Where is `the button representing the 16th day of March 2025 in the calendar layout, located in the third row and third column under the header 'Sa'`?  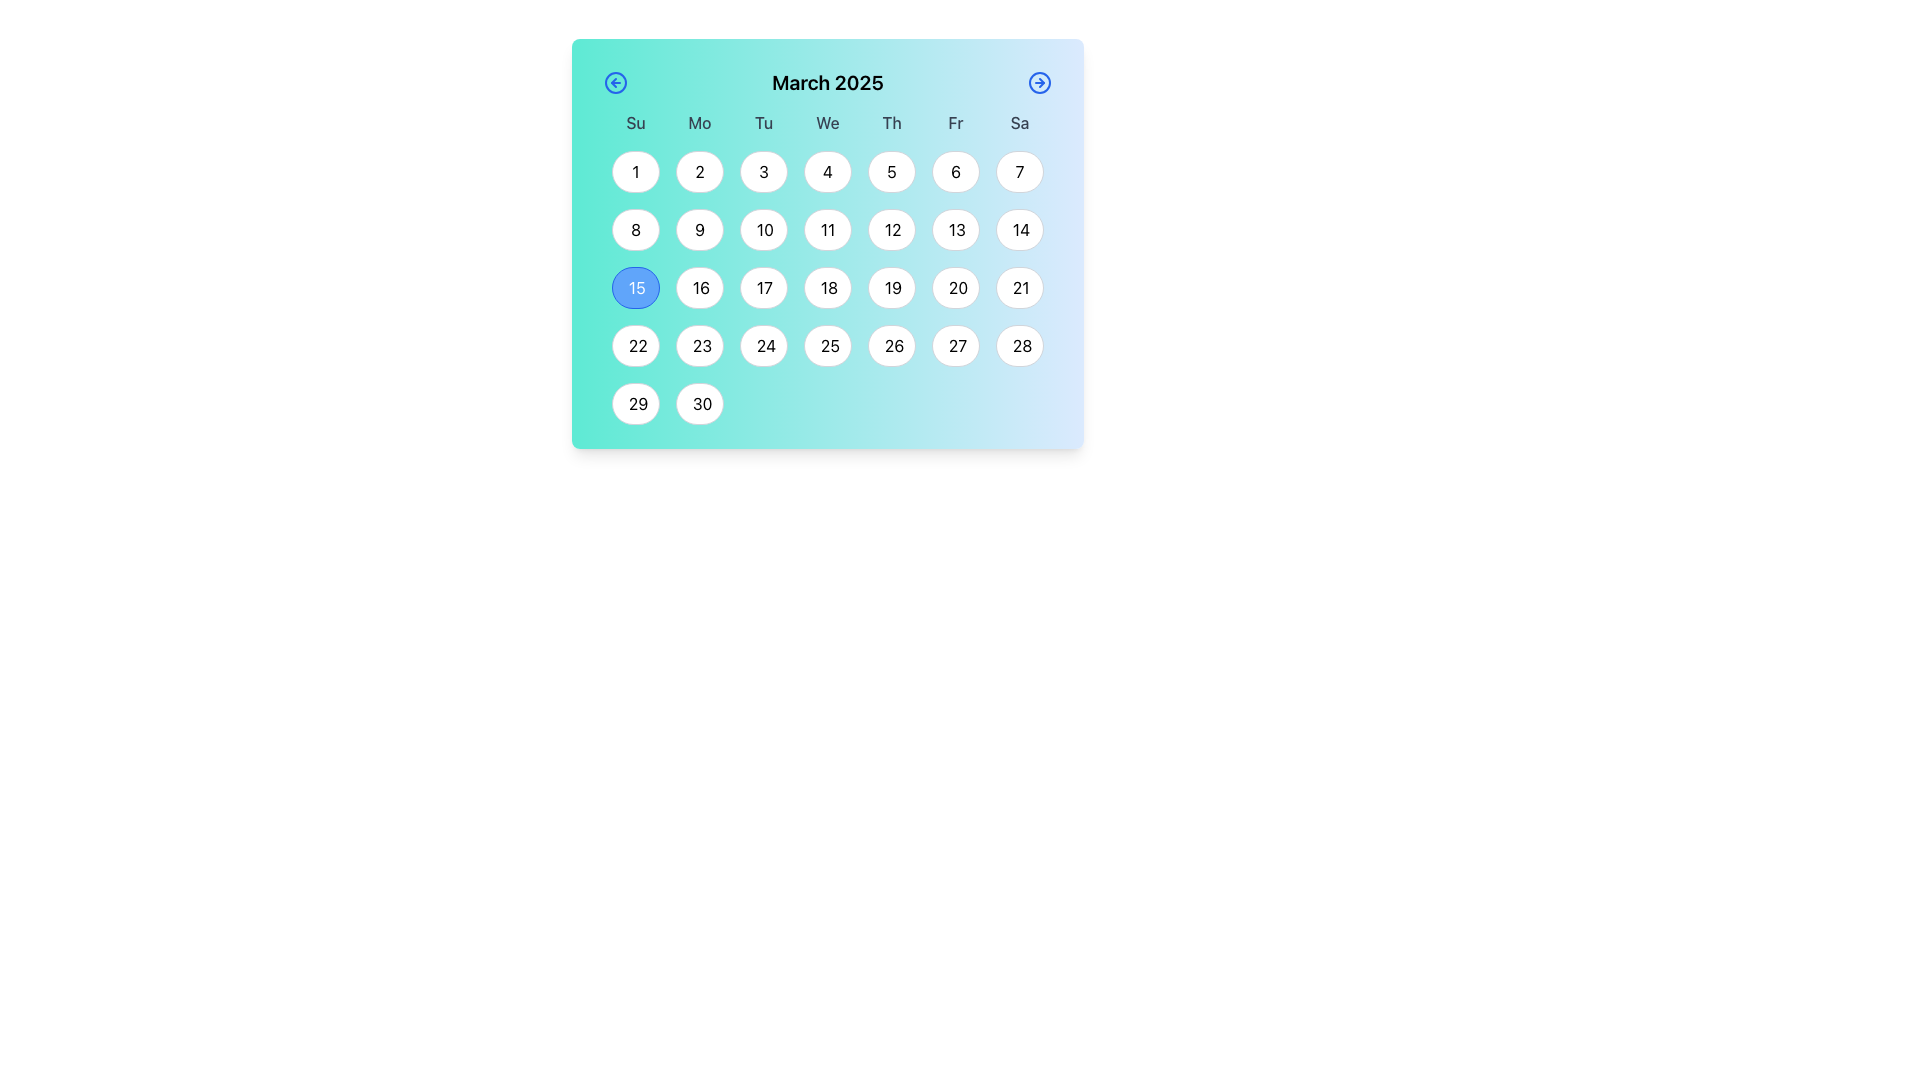
the button representing the 16th day of March 2025 in the calendar layout, located in the third row and third column under the header 'Sa' is located at coordinates (700, 288).